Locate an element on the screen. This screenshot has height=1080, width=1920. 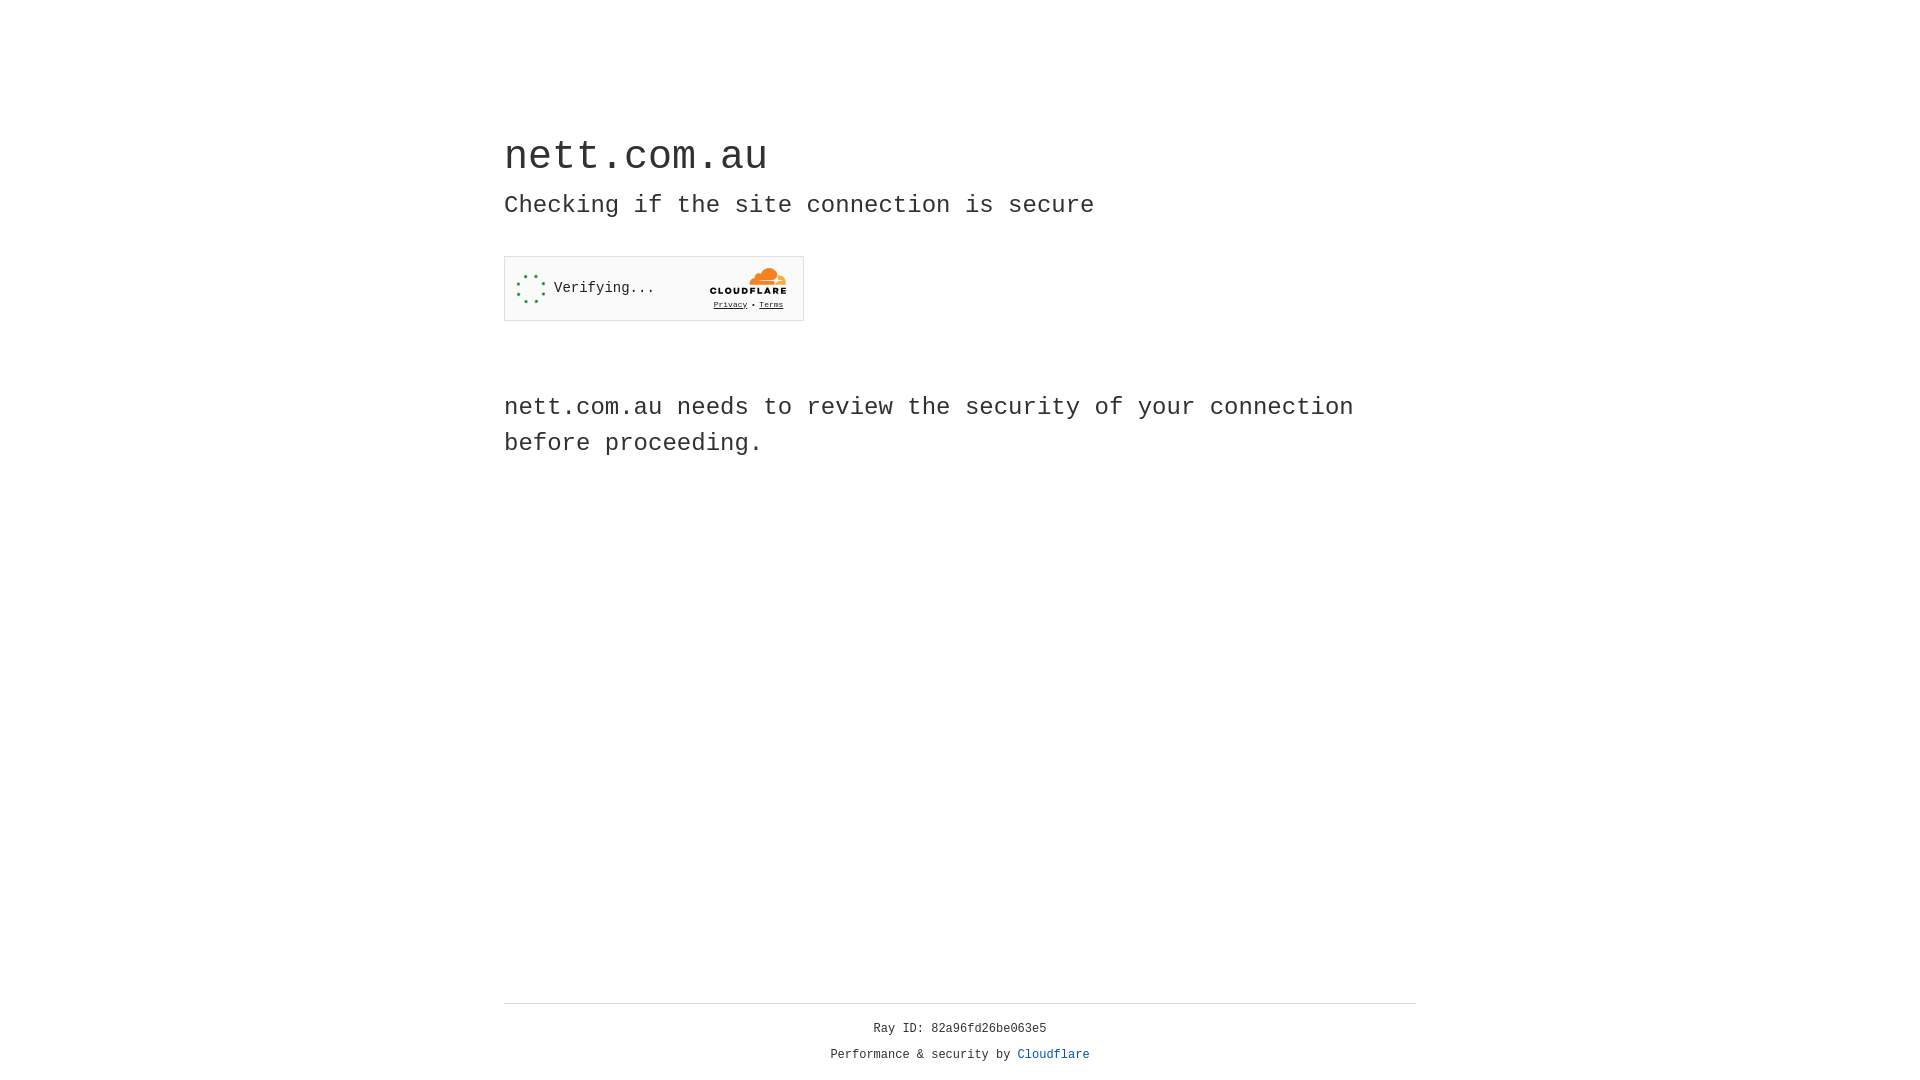
'Cloudflare' is located at coordinates (1053, 1054).